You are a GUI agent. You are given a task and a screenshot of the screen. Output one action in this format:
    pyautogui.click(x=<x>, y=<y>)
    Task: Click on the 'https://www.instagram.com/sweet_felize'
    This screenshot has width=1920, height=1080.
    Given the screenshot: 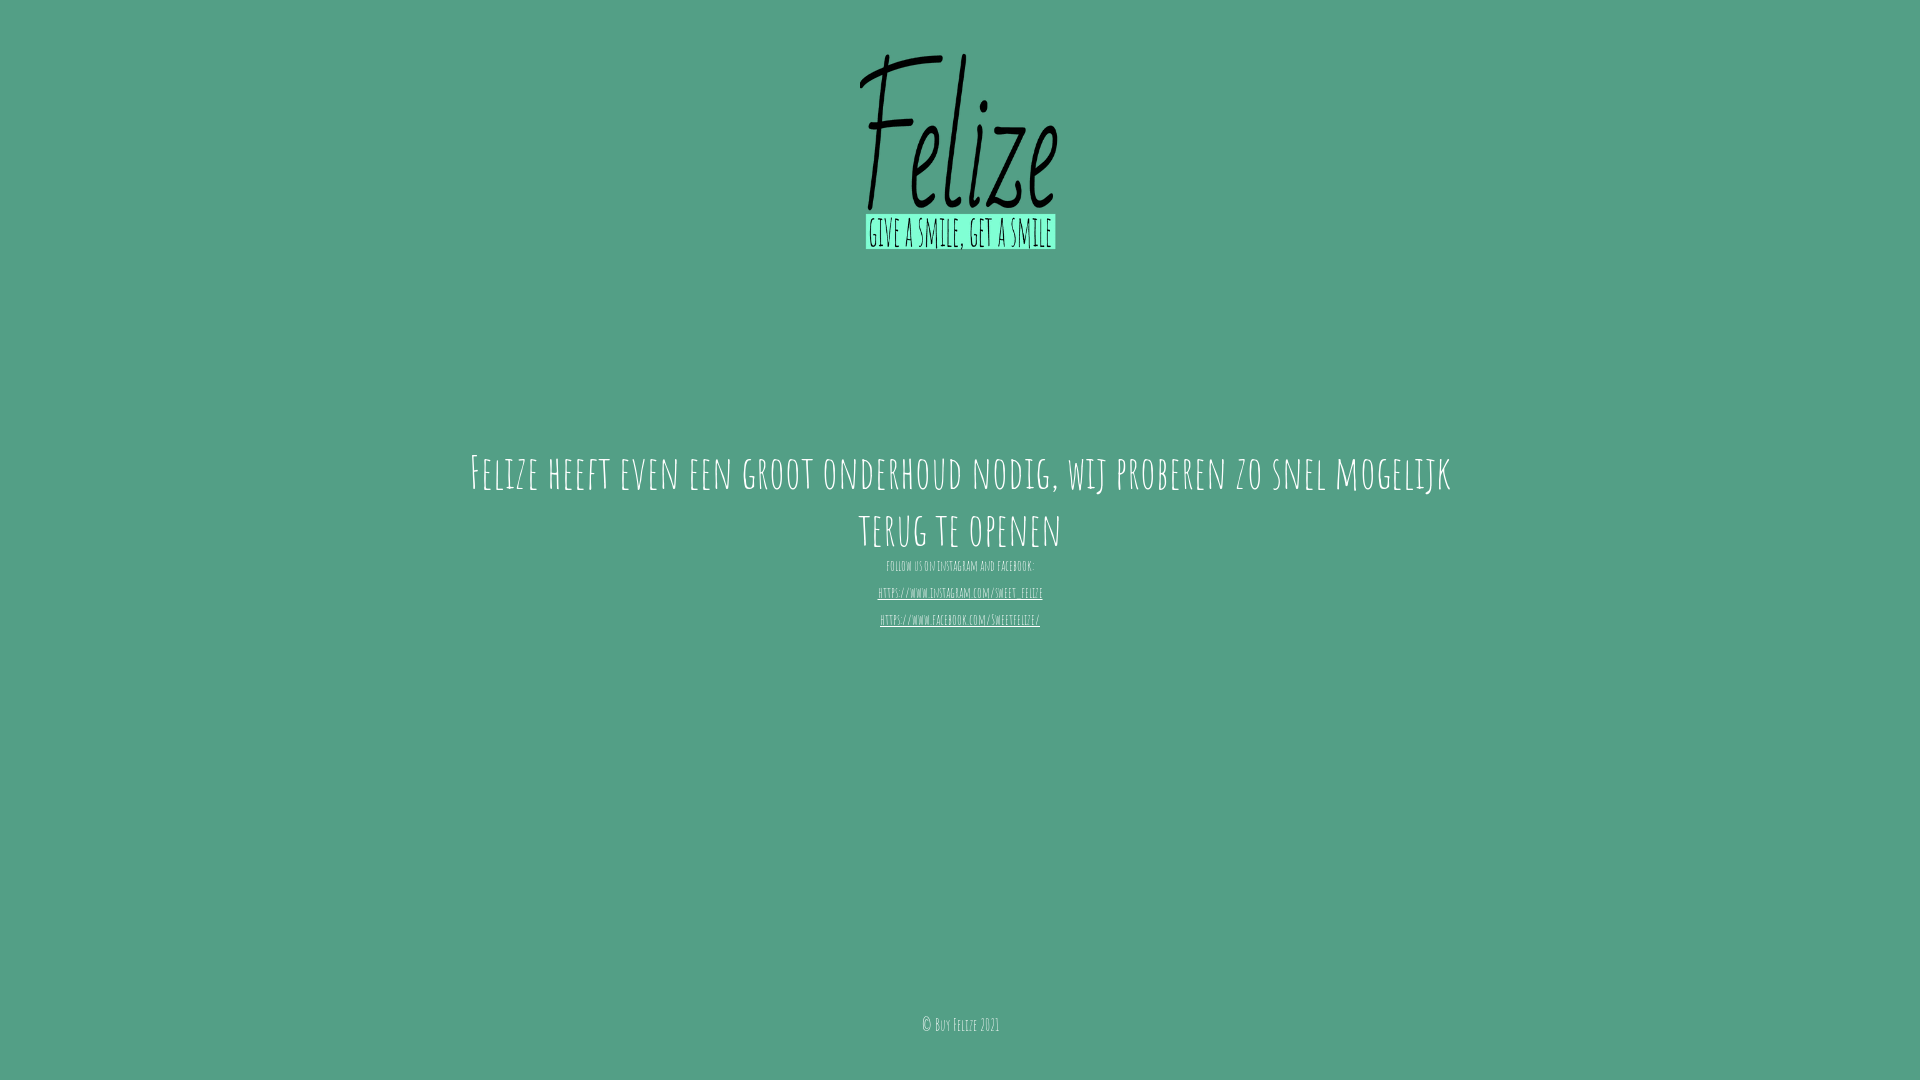 What is the action you would take?
    pyautogui.click(x=960, y=591)
    